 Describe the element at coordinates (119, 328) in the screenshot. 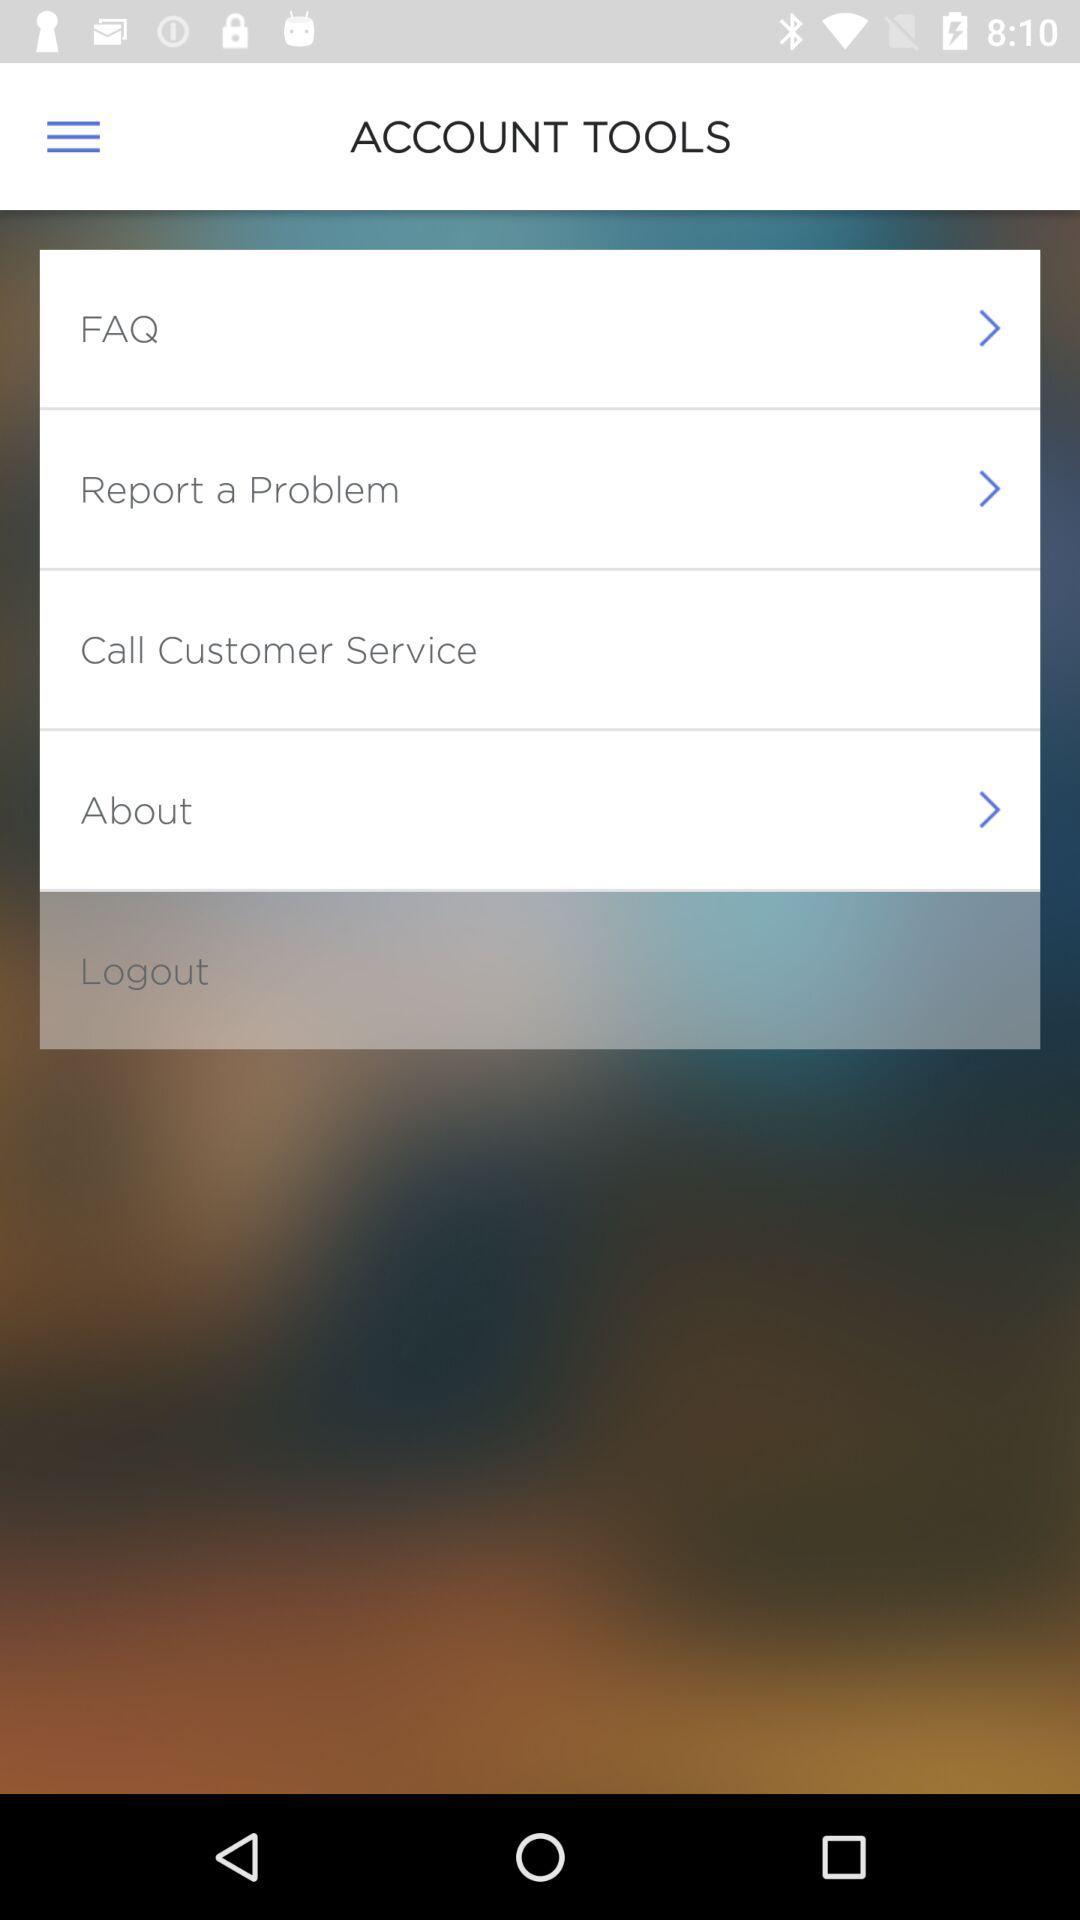

I see `the item above the report a problem item` at that location.